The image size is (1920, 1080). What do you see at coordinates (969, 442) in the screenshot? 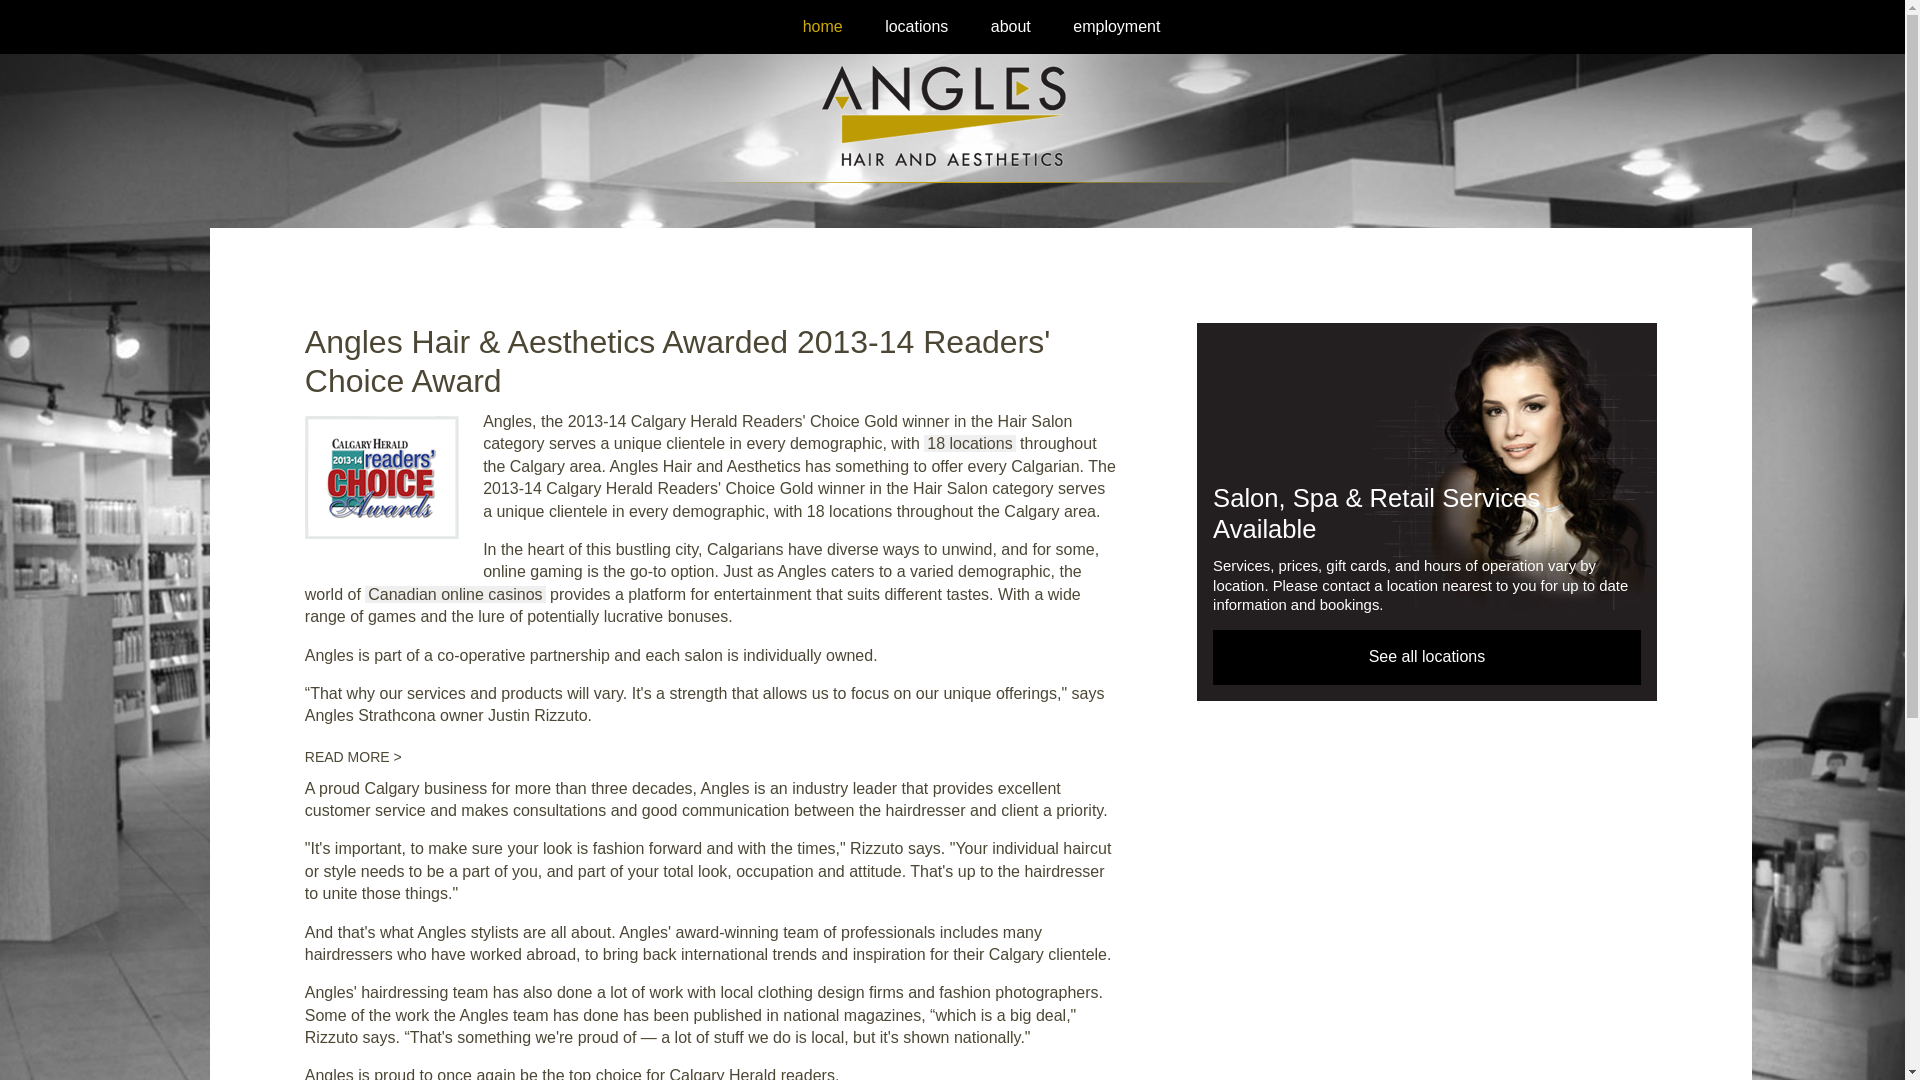
I see `'18 locations'` at bounding box center [969, 442].